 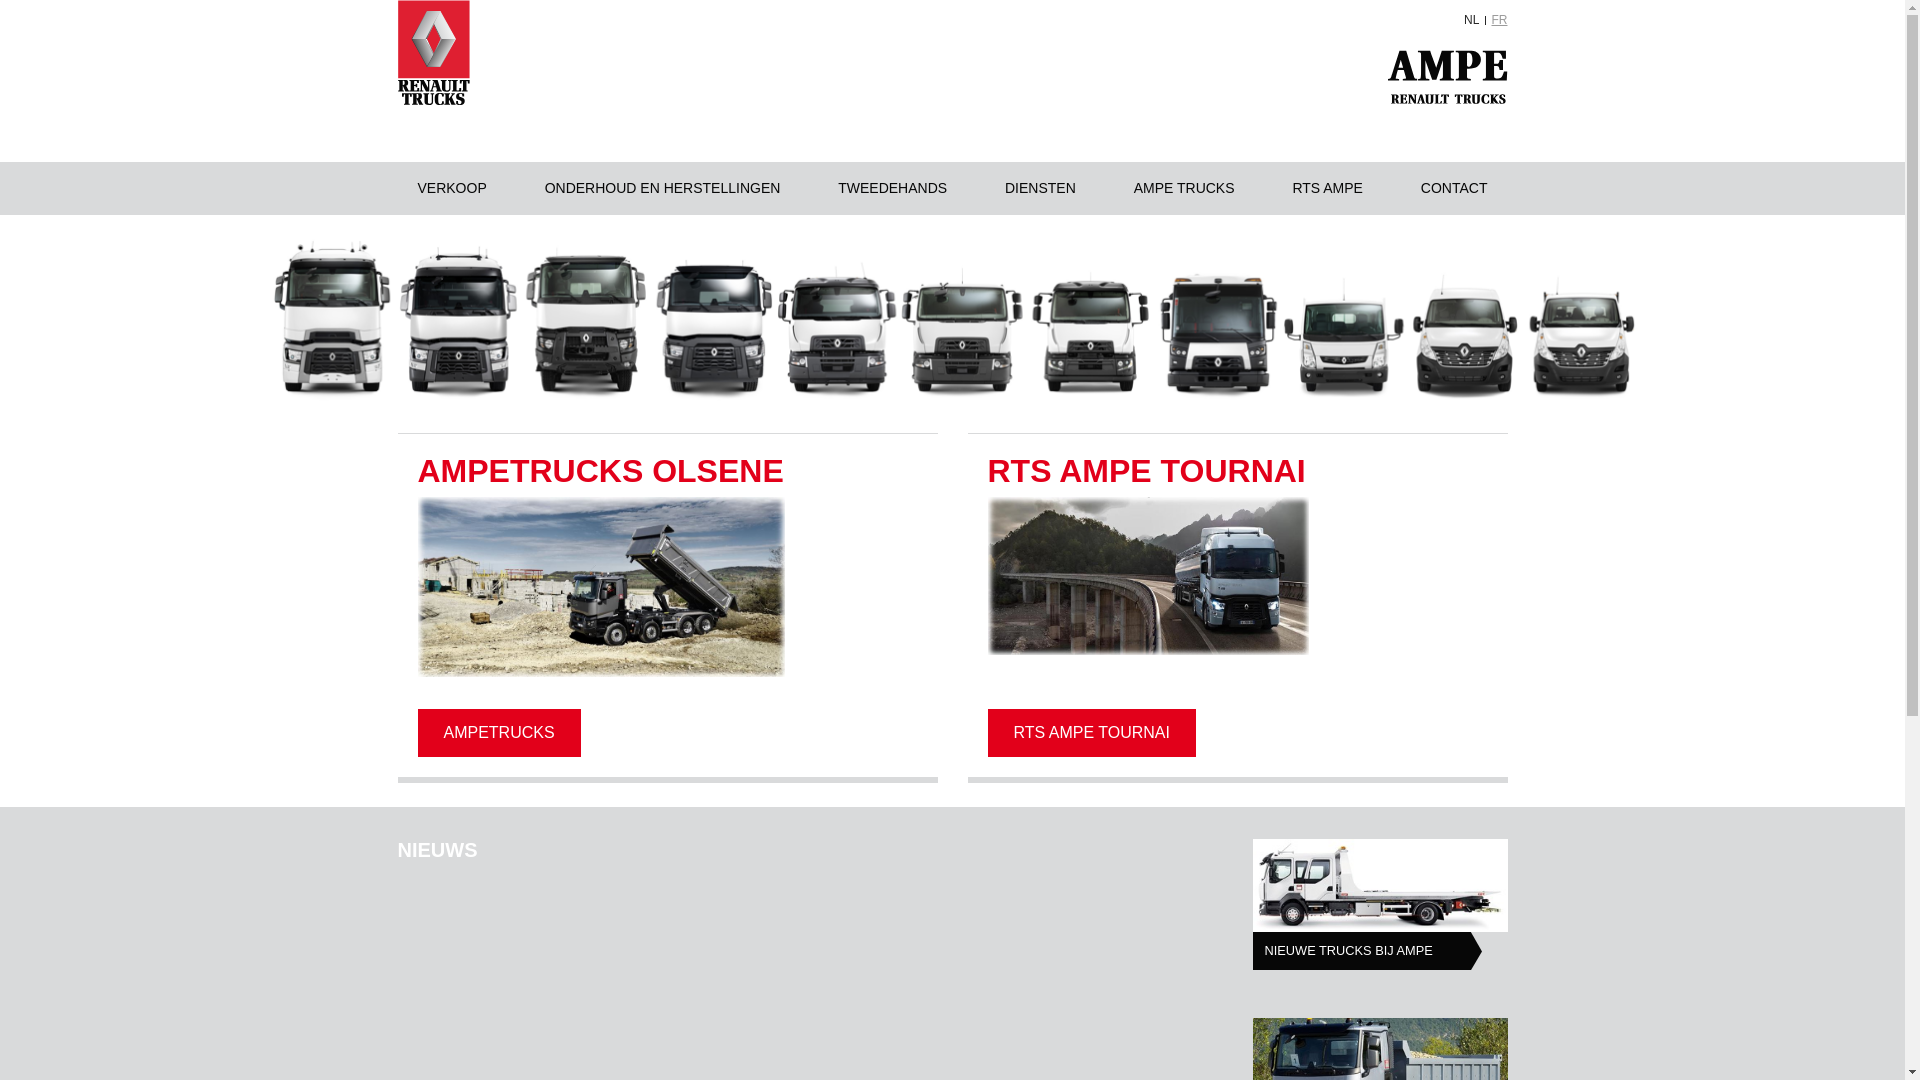 What do you see at coordinates (1184, 188) in the screenshot?
I see `'AMPE TRUCKS'` at bounding box center [1184, 188].